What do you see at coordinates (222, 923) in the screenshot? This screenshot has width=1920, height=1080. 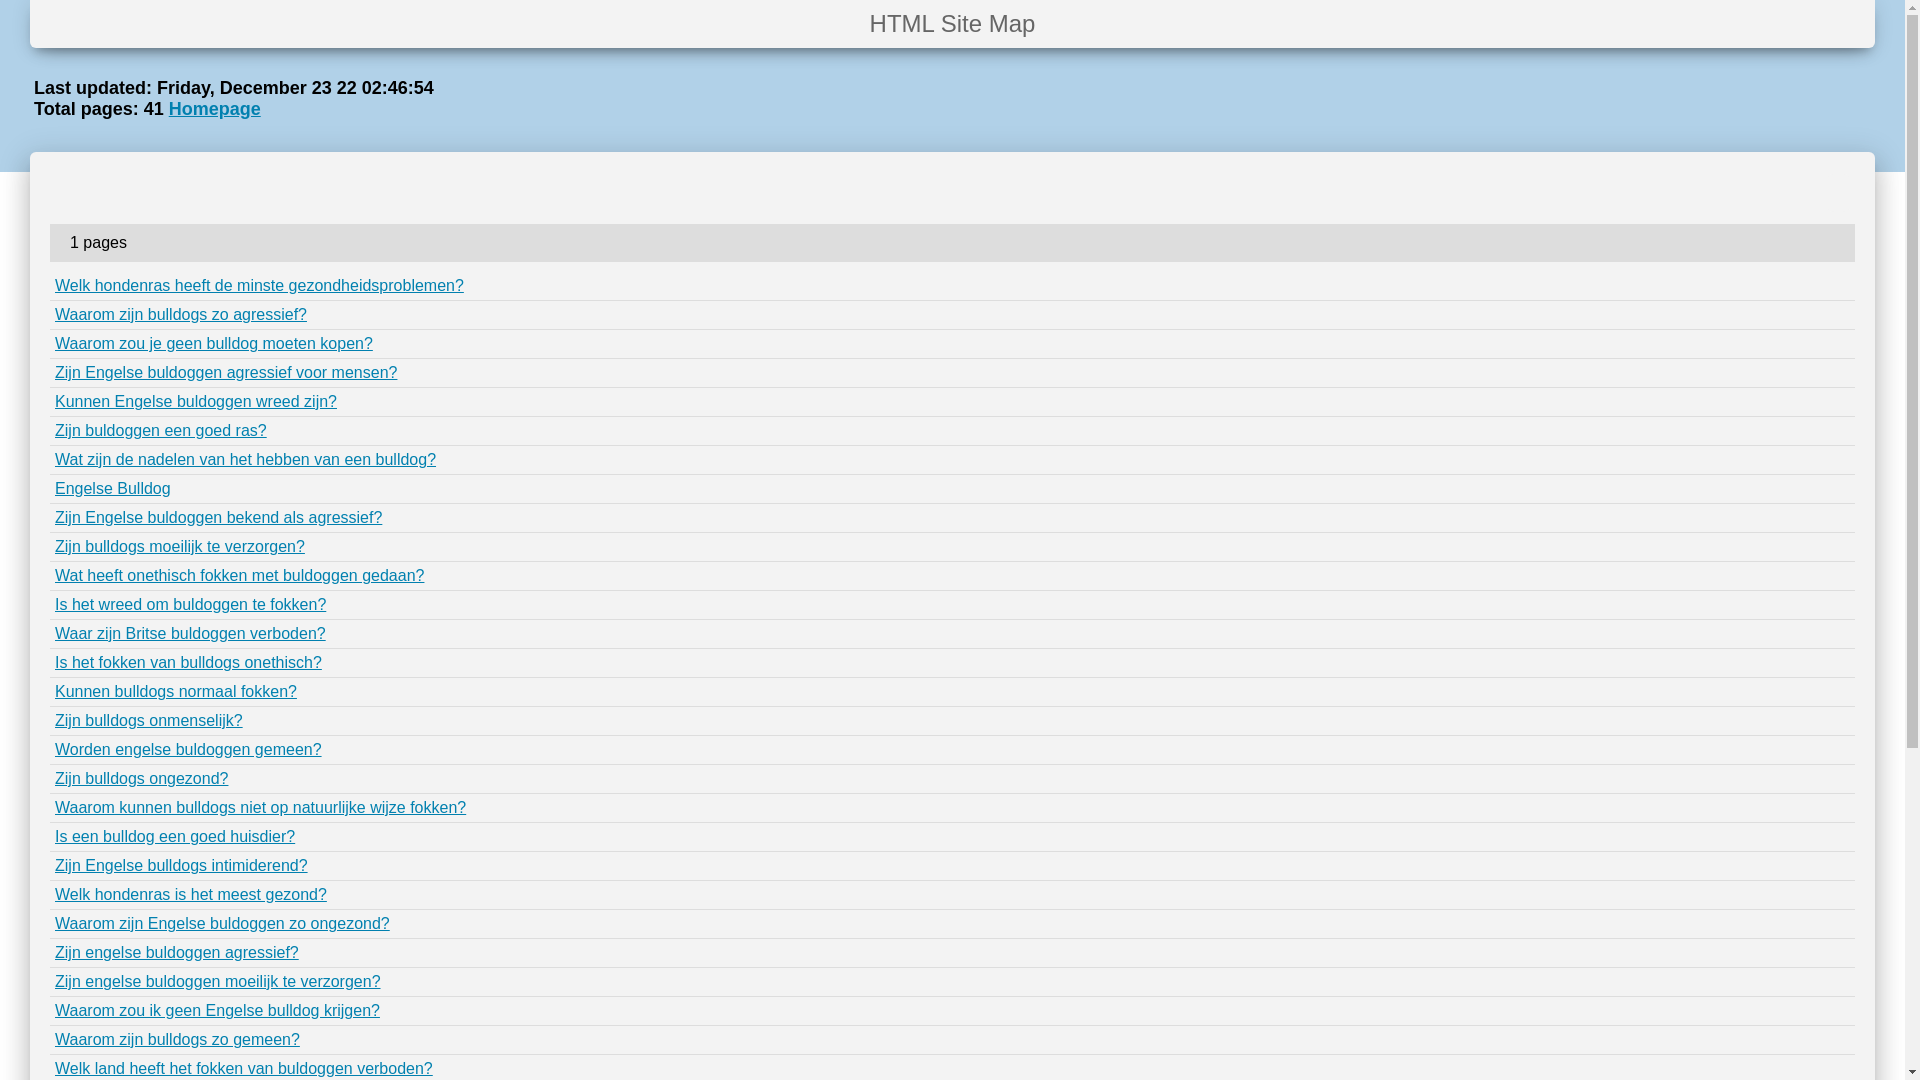 I see `'Waarom zijn Engelse buldoggen zo ongezond?'` at bounding box center [222, 923].